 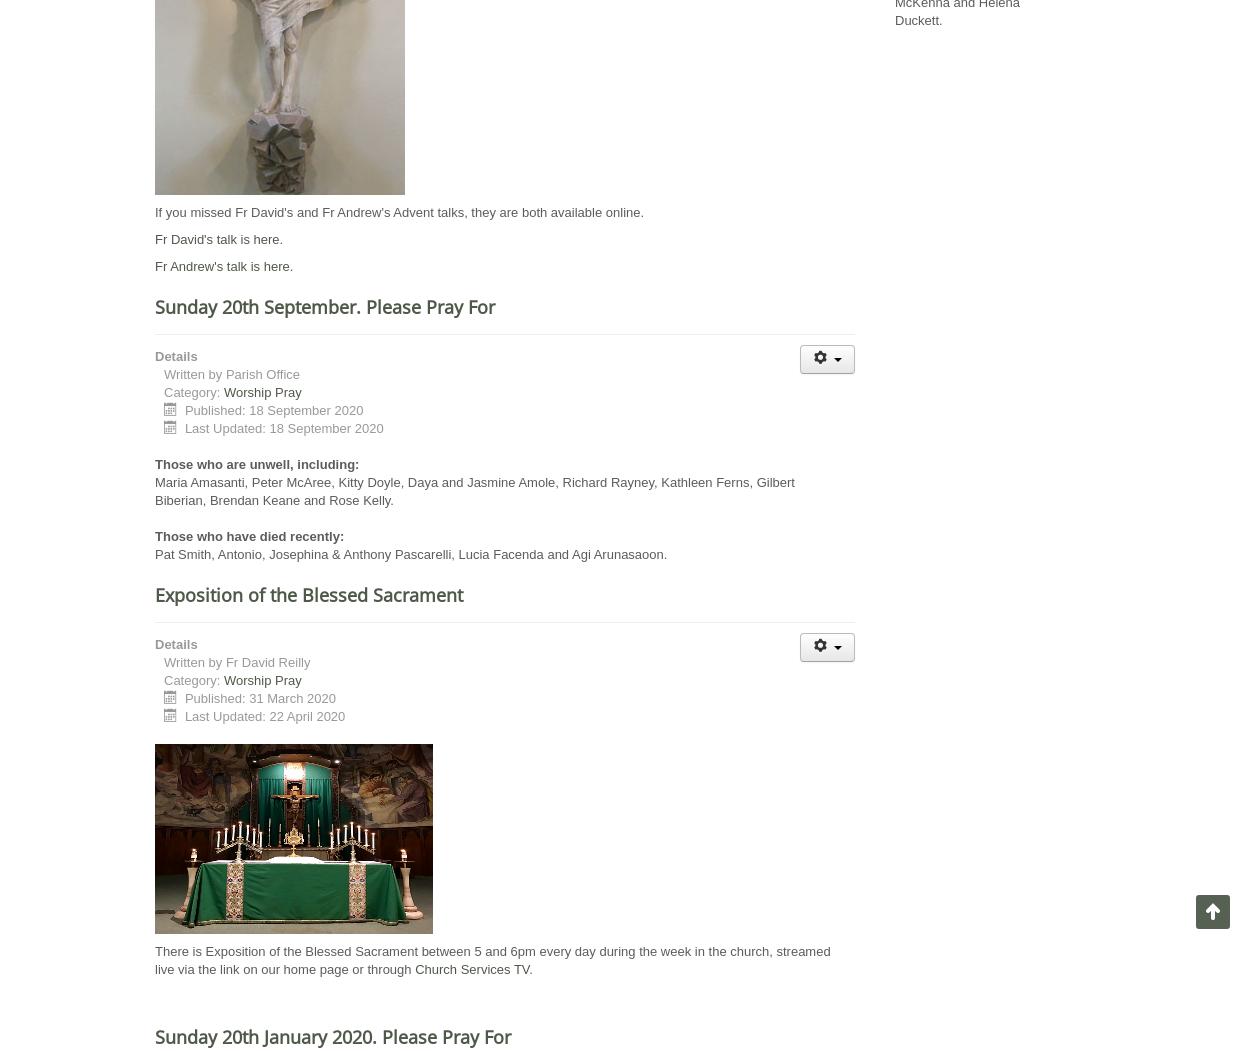 I want to click on 'Exposition of the Blessed Sacrament', so click(x=309, y=594).